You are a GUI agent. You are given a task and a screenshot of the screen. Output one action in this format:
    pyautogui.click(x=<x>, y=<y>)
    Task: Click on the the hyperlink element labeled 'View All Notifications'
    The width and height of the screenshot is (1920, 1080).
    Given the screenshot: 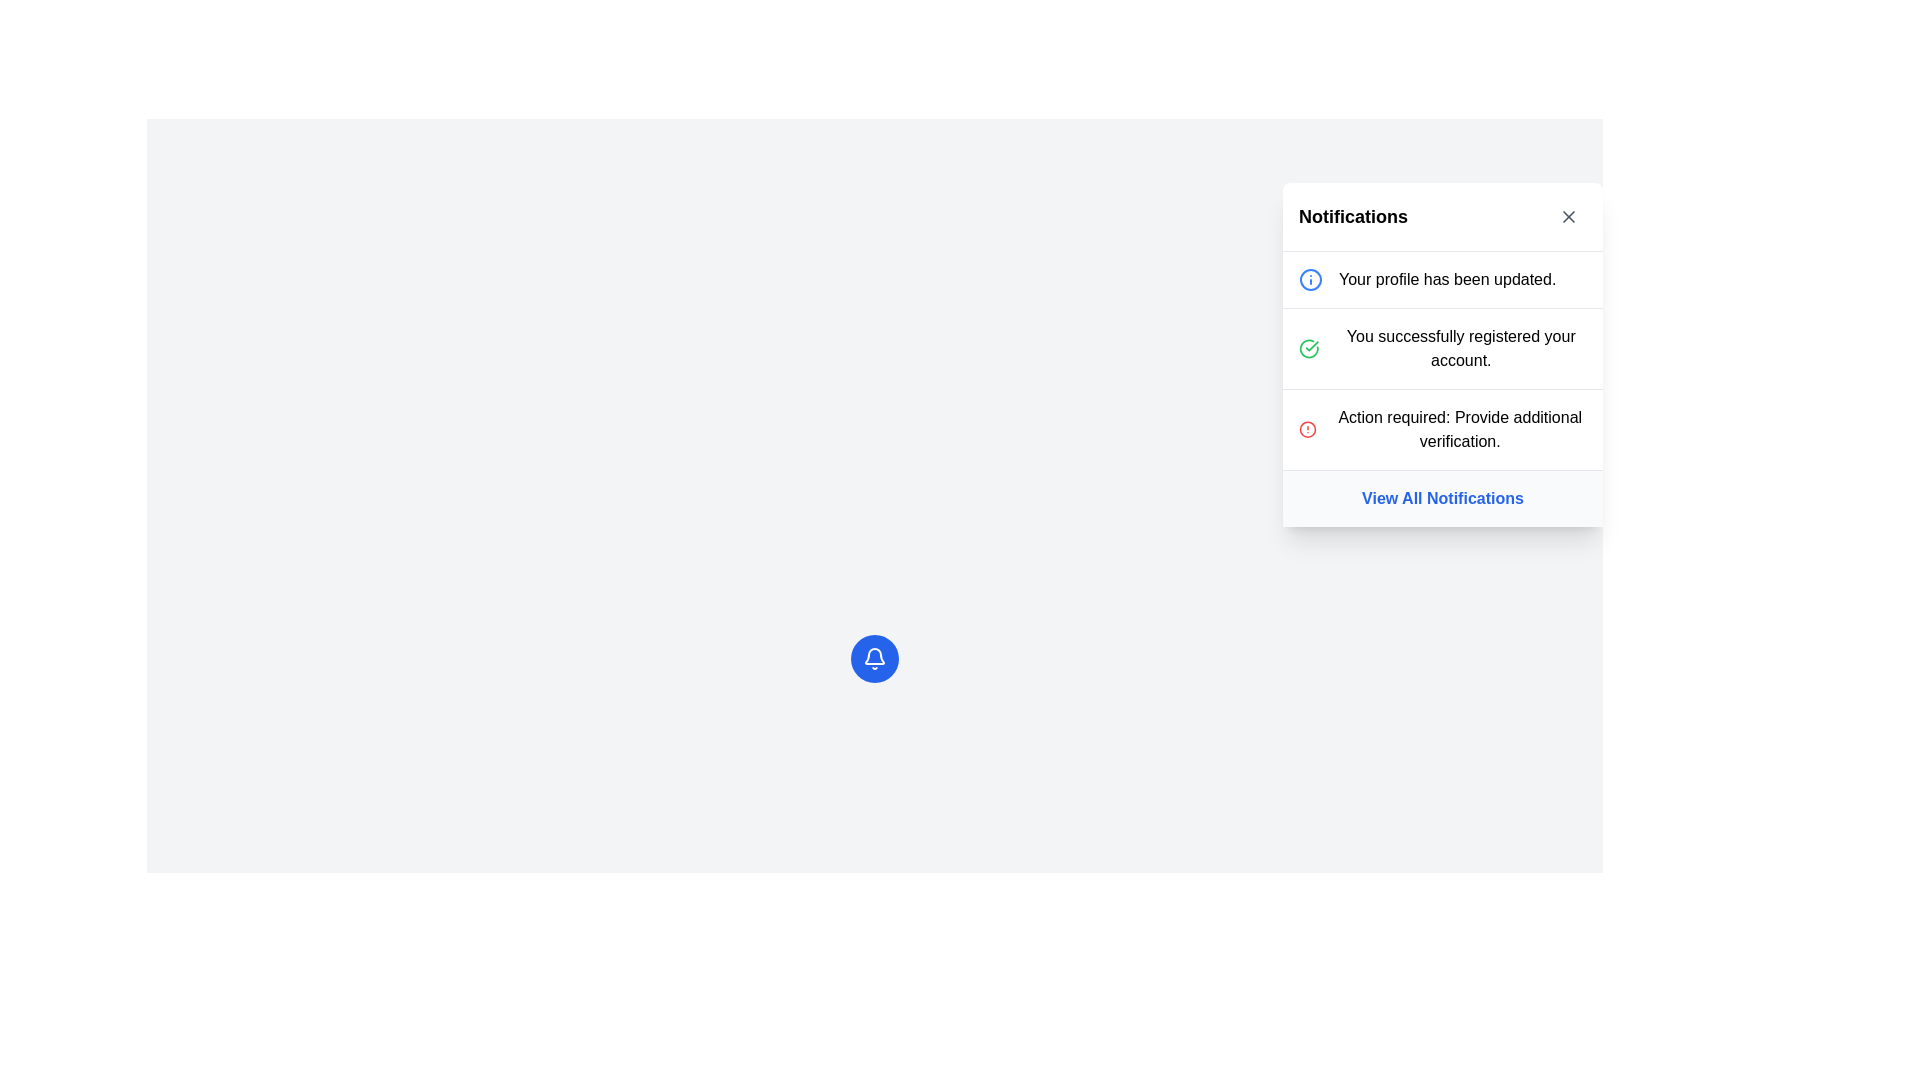 What is the action you would take?
    pyautogui.click(x=1443, y=497)
    